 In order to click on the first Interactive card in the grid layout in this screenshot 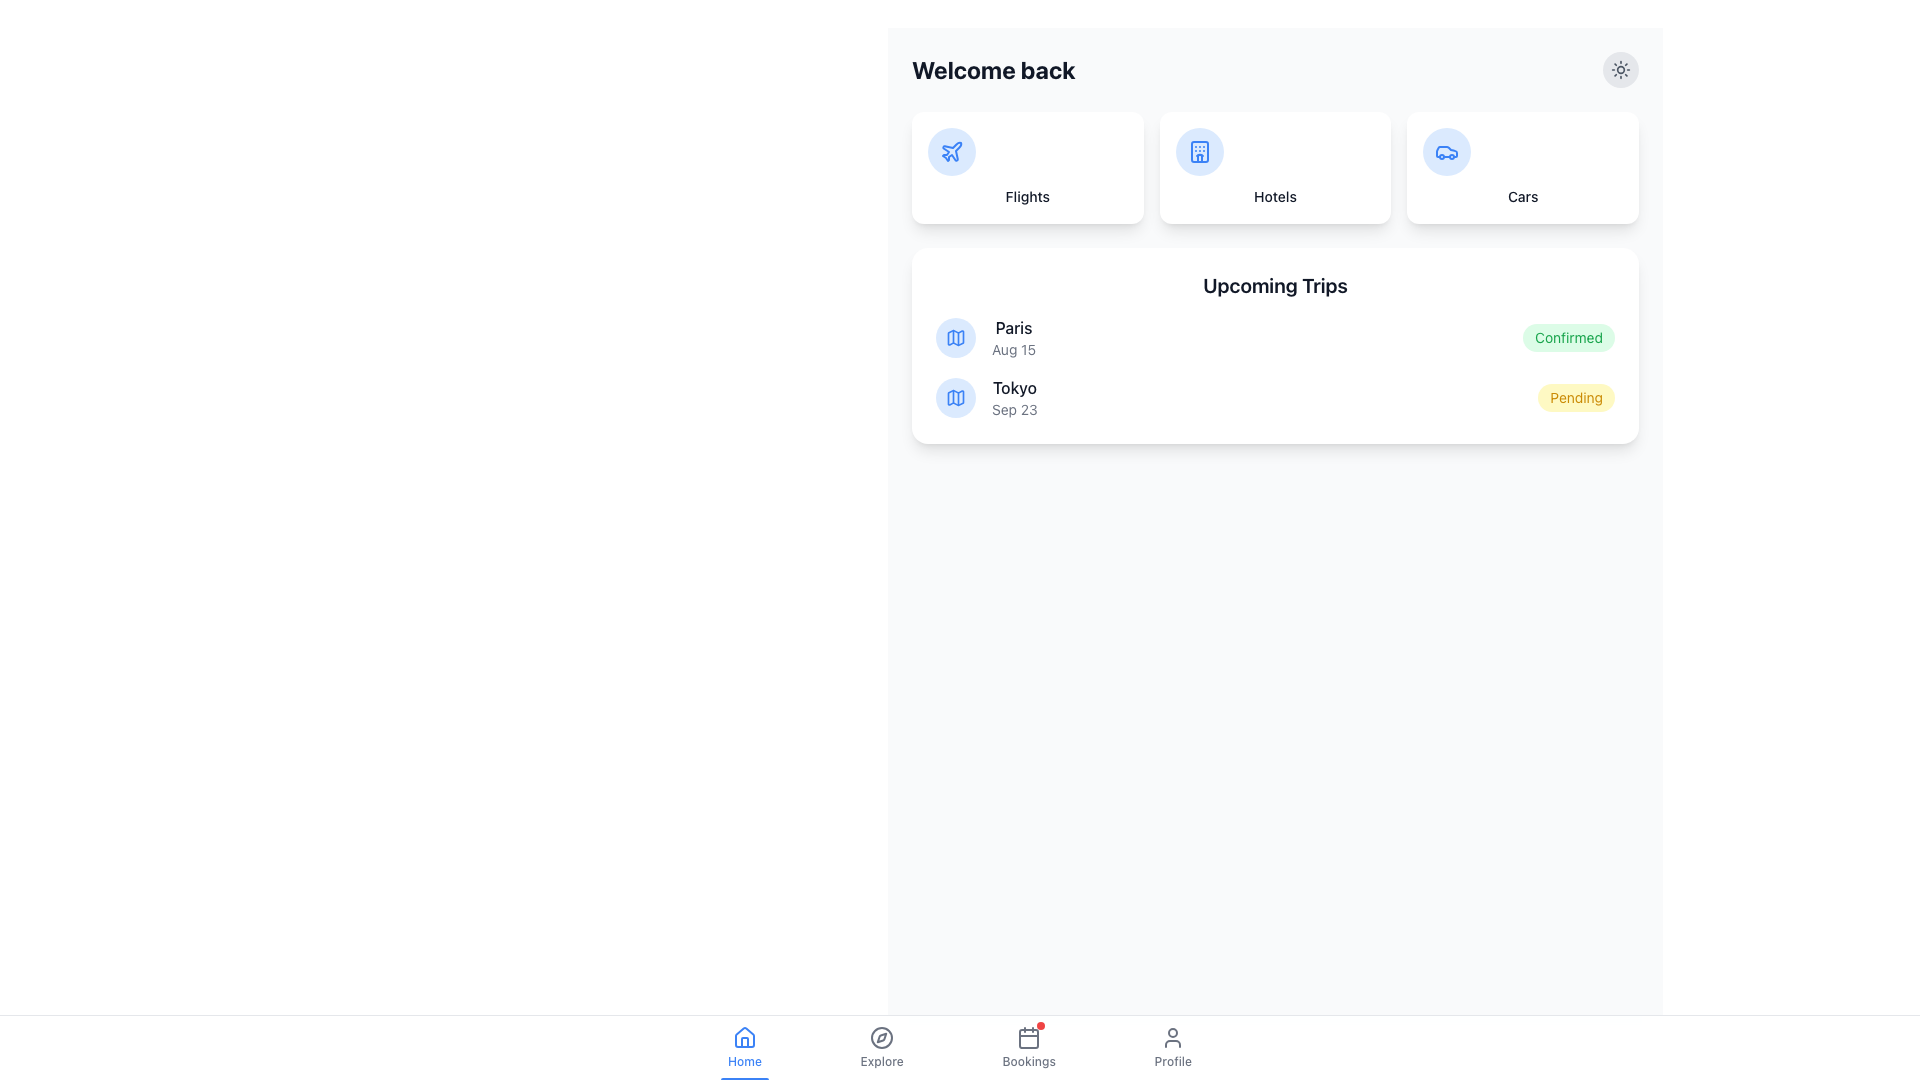, I will do `click(1027, 167)`.